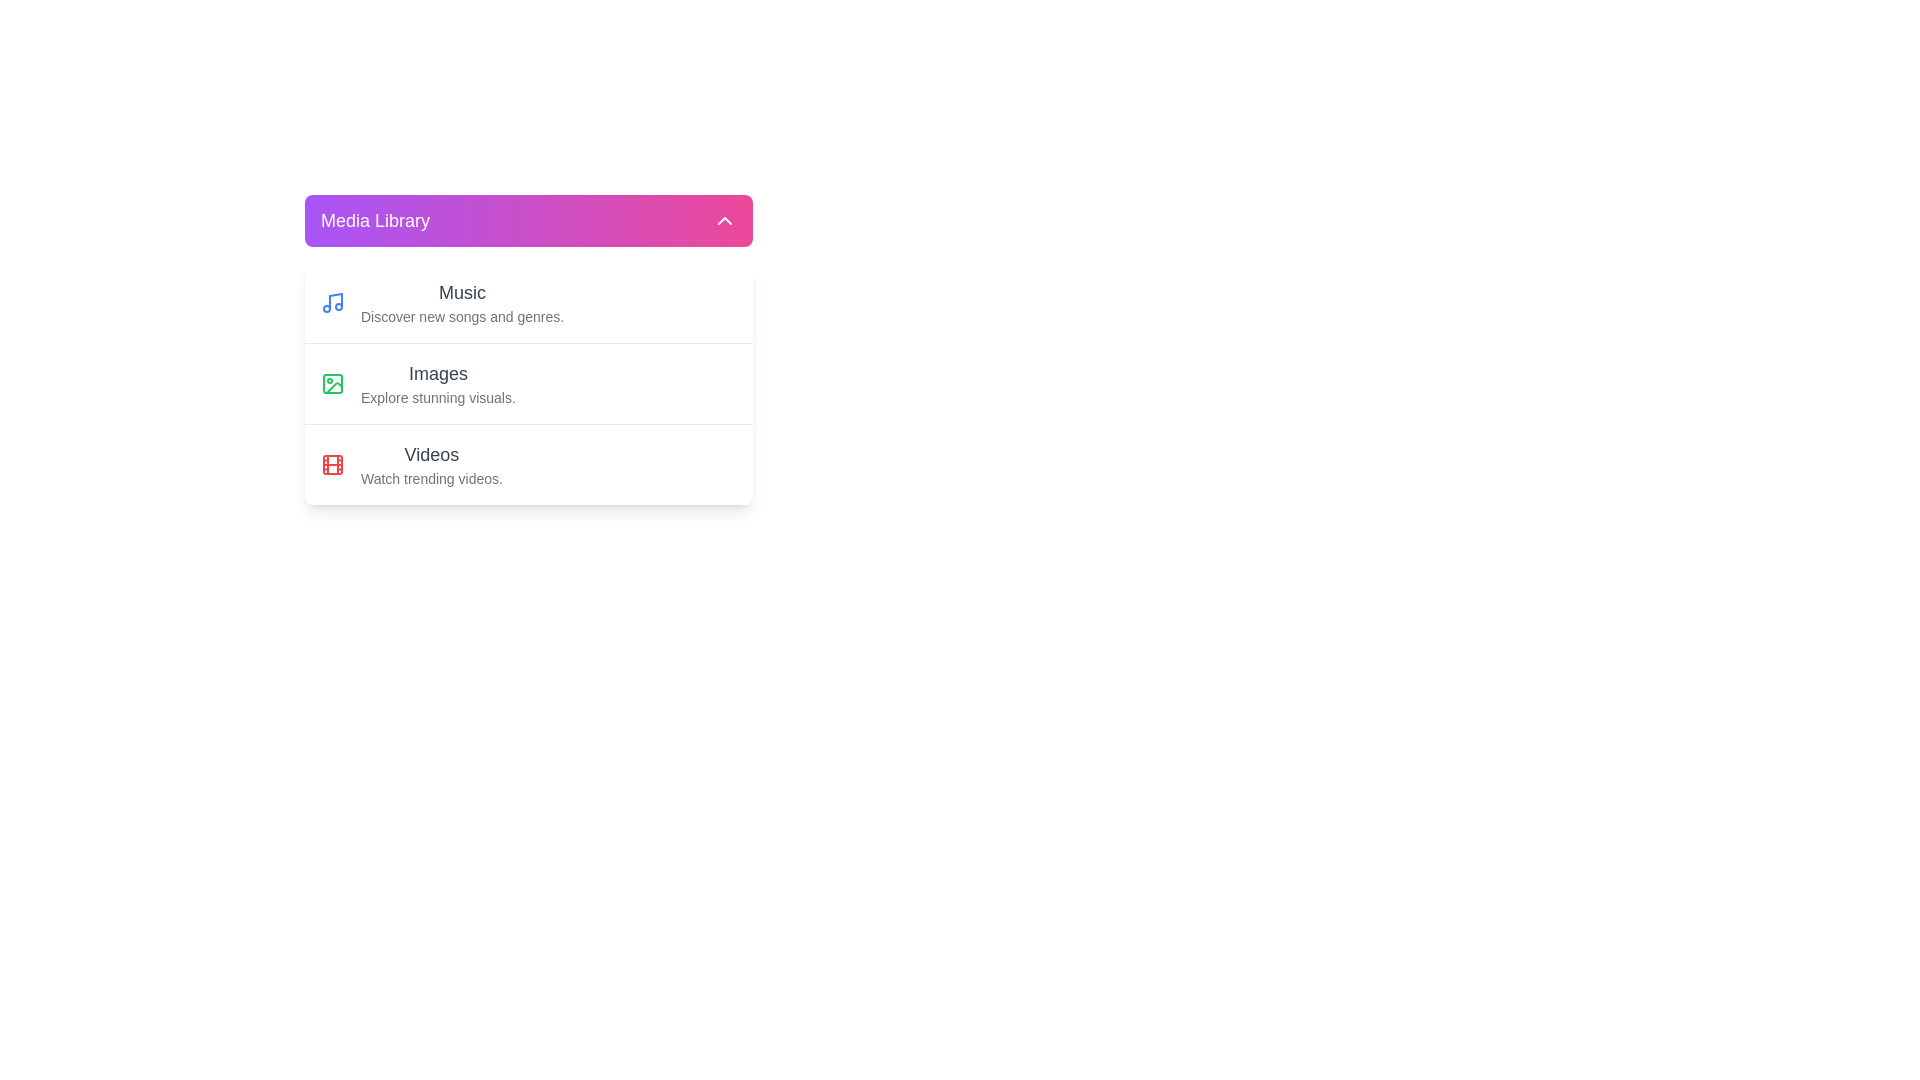 The width and height of the screenshot is (1920, 1080). What do you see at coordinates (437, 374) in the screenshot?
I see `the static text label displaying 'Images' in the media library interface, which is styled with a large bold font and medium gray color` at bounding box center [437, 374].